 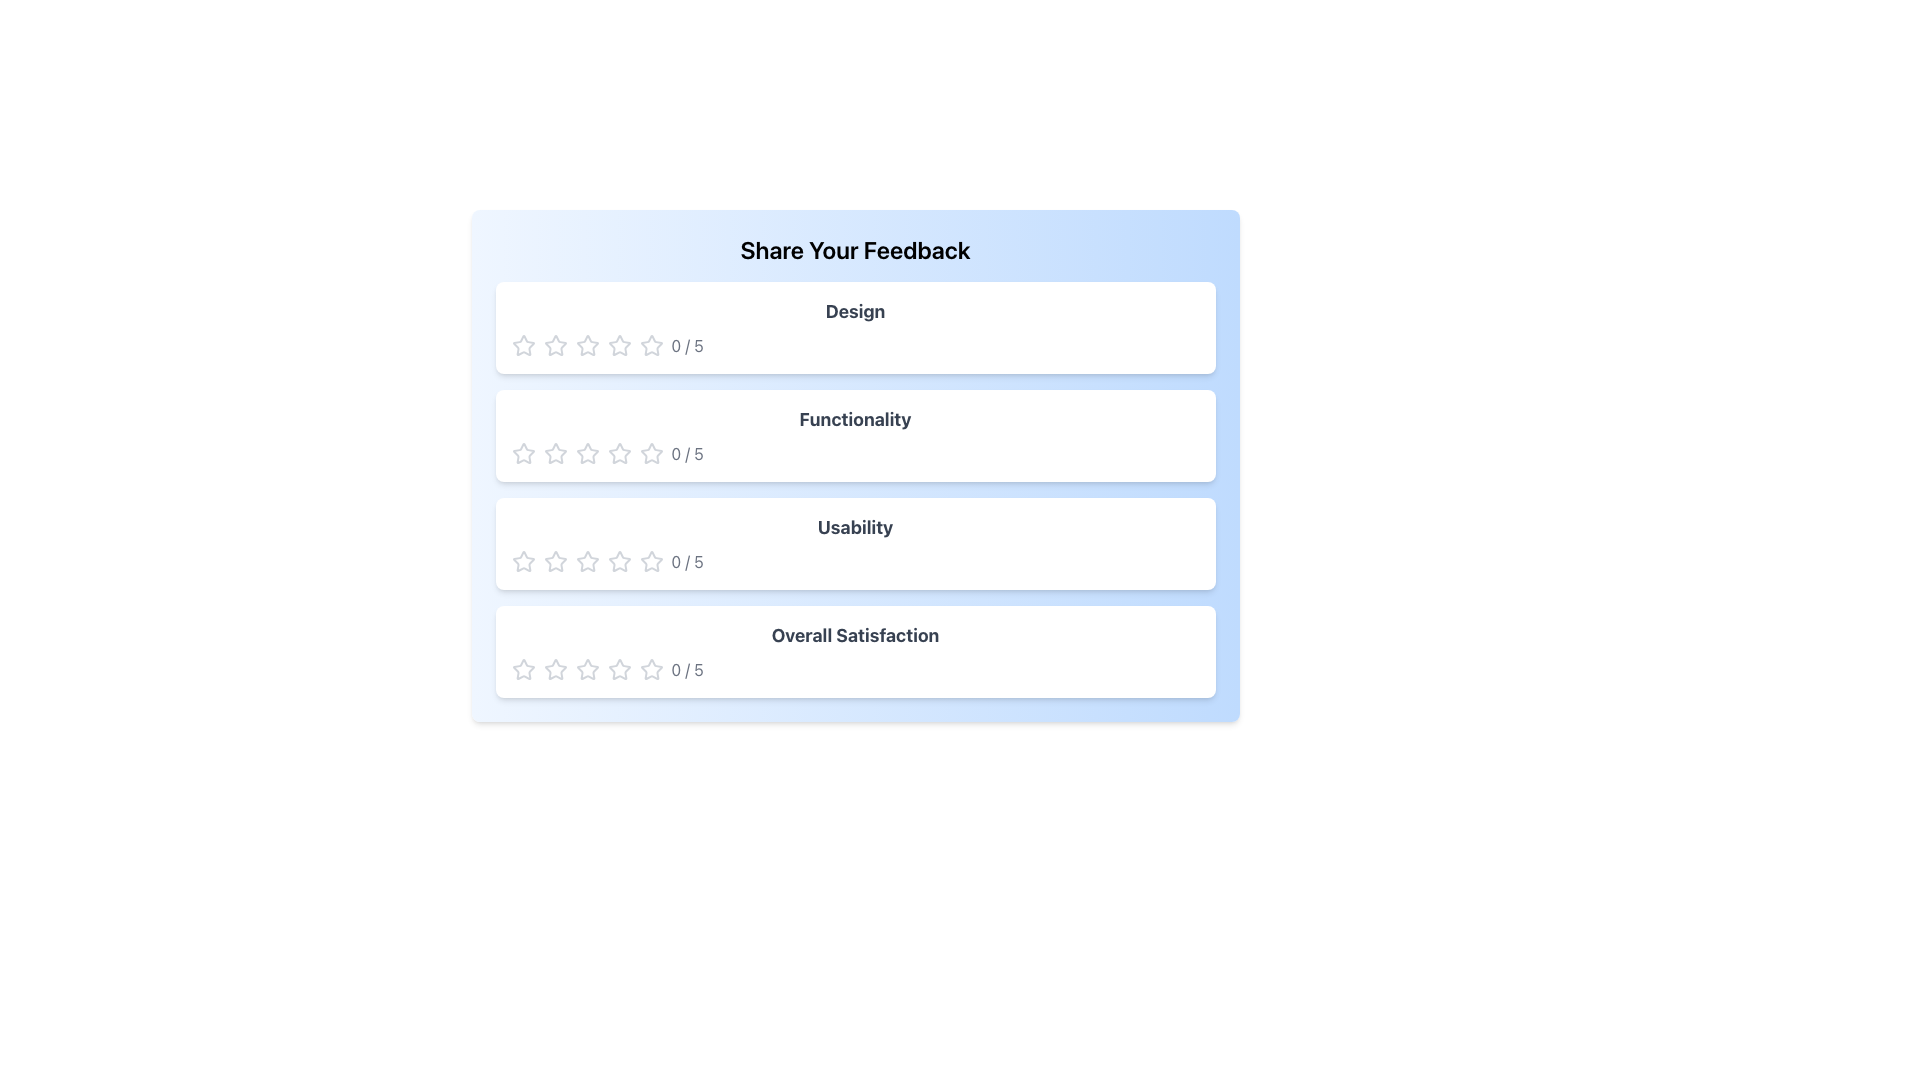 I want to click on the fourth star in the rating system for the 'Usability' category, so click(x=618, y=562).